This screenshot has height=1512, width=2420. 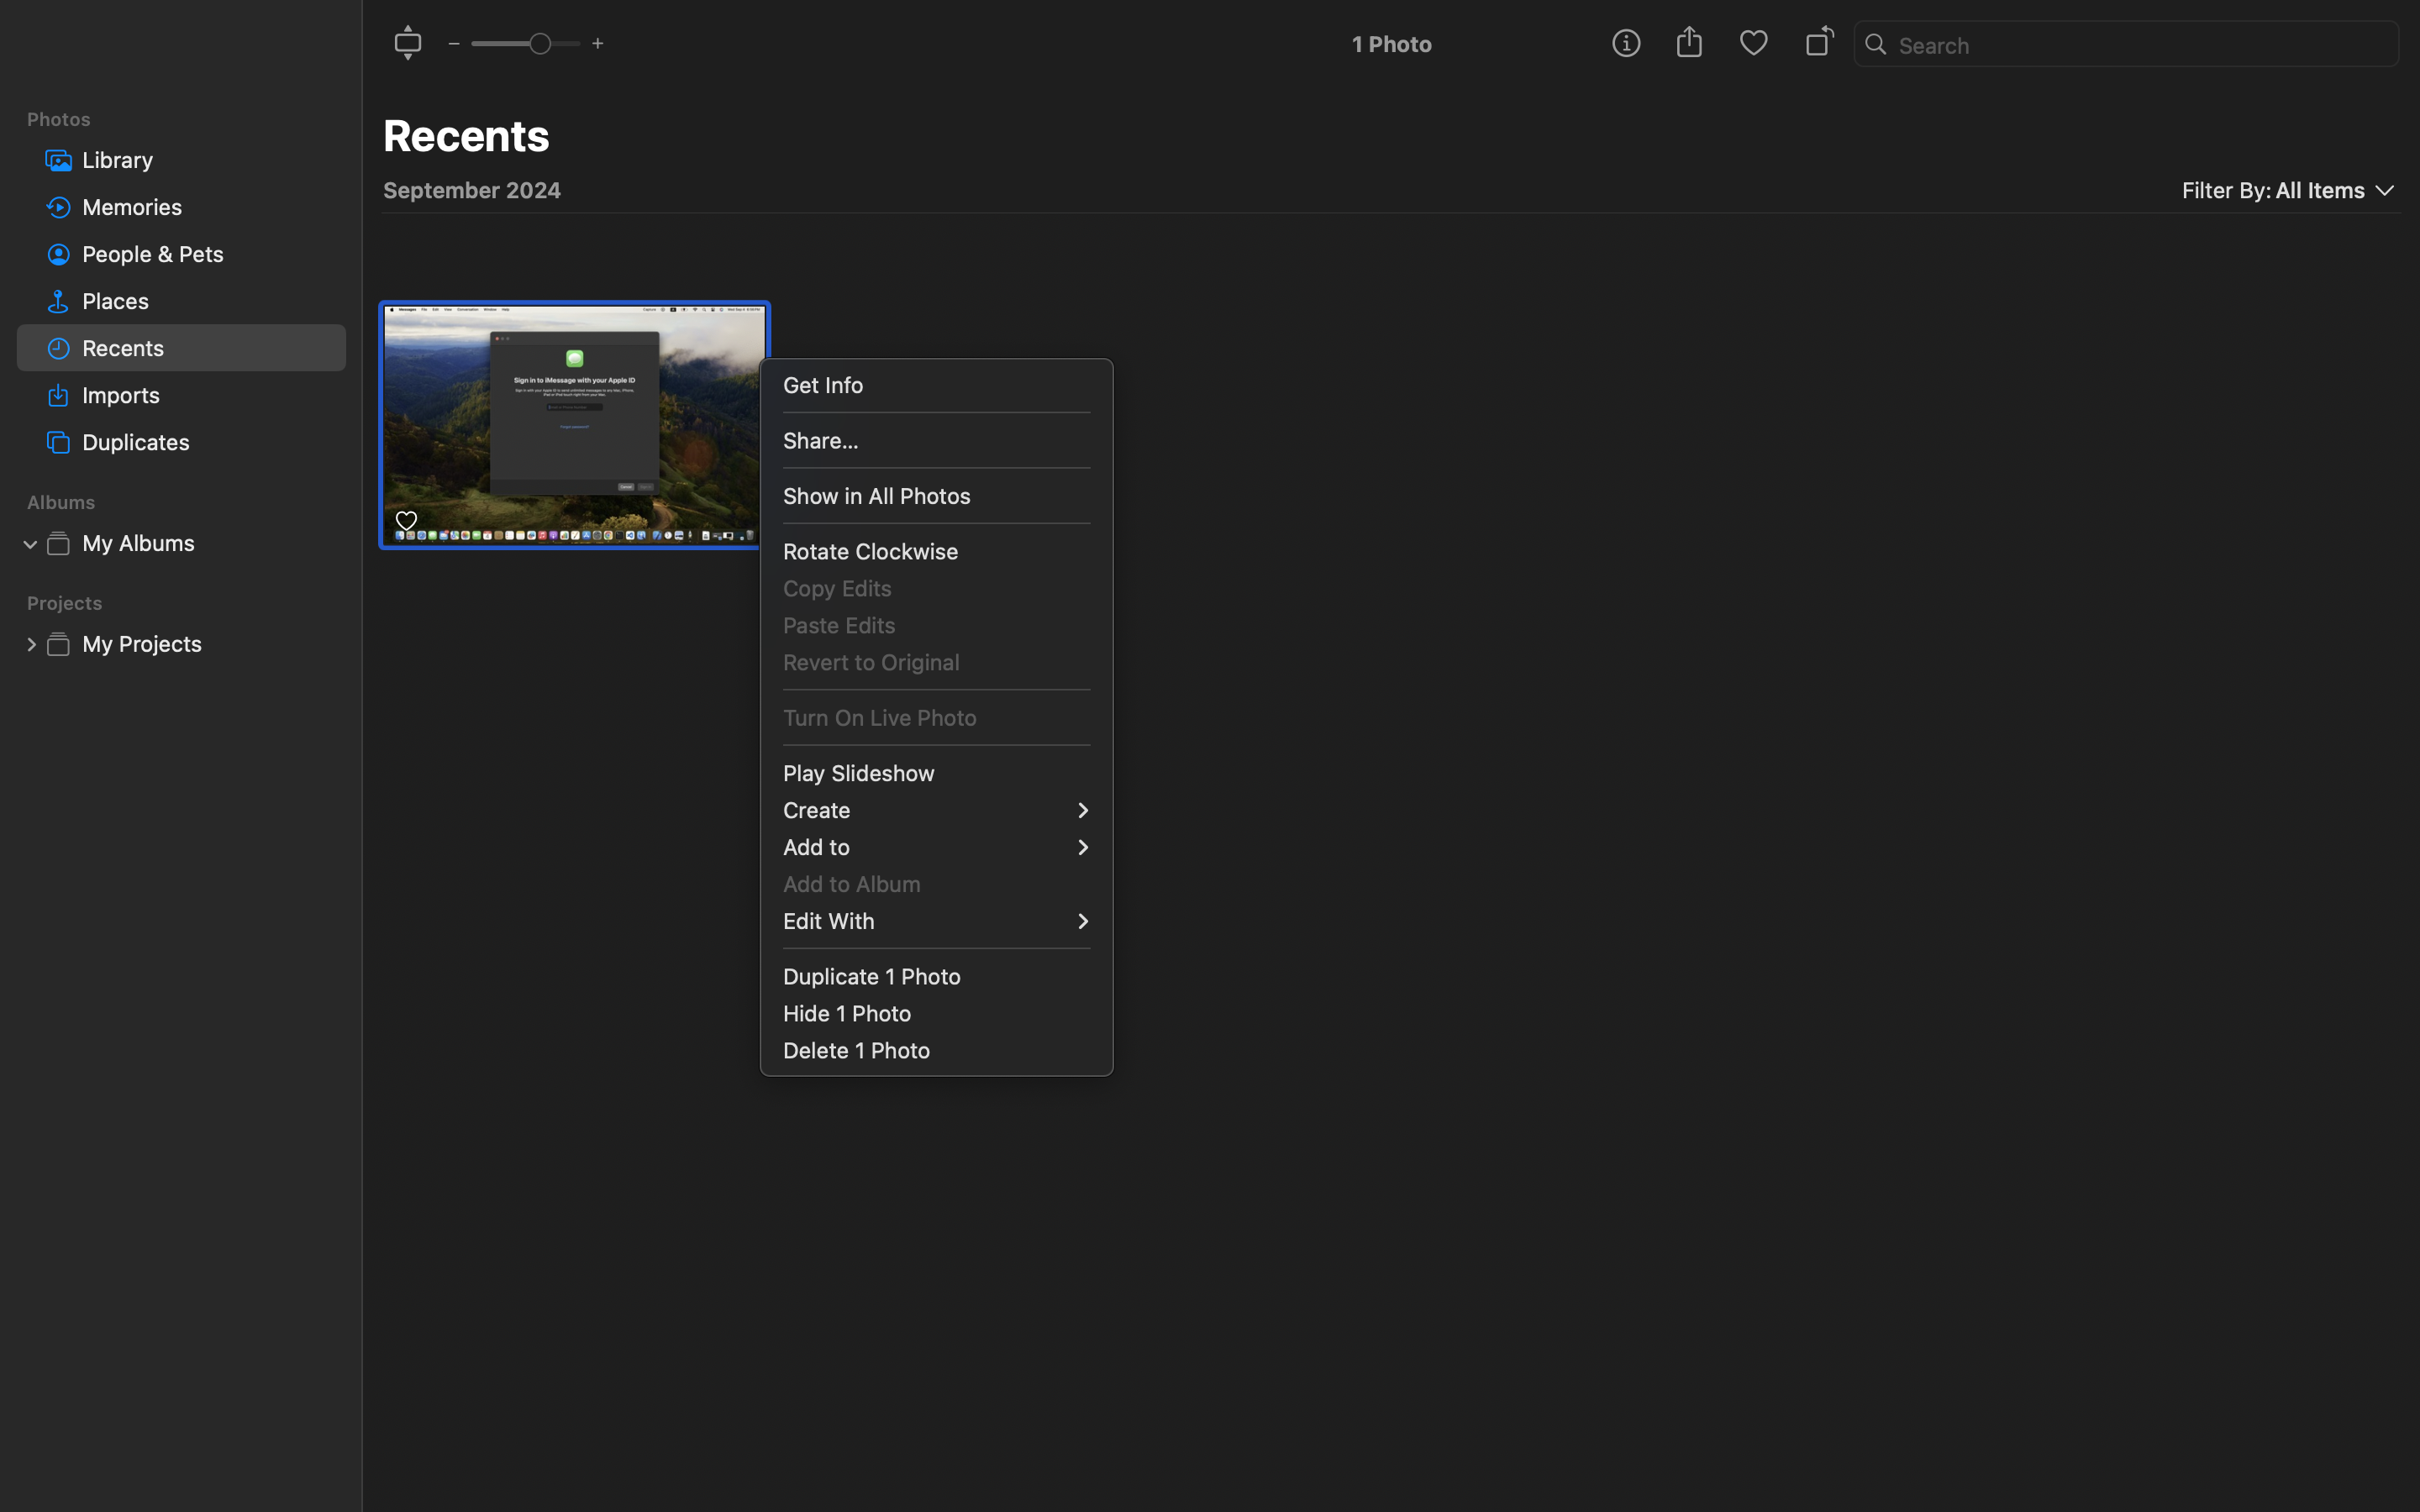 What do you see at coordinates (523, 41) in the screenshot?
I see `'2.0'` at bounding box center [523, 41].